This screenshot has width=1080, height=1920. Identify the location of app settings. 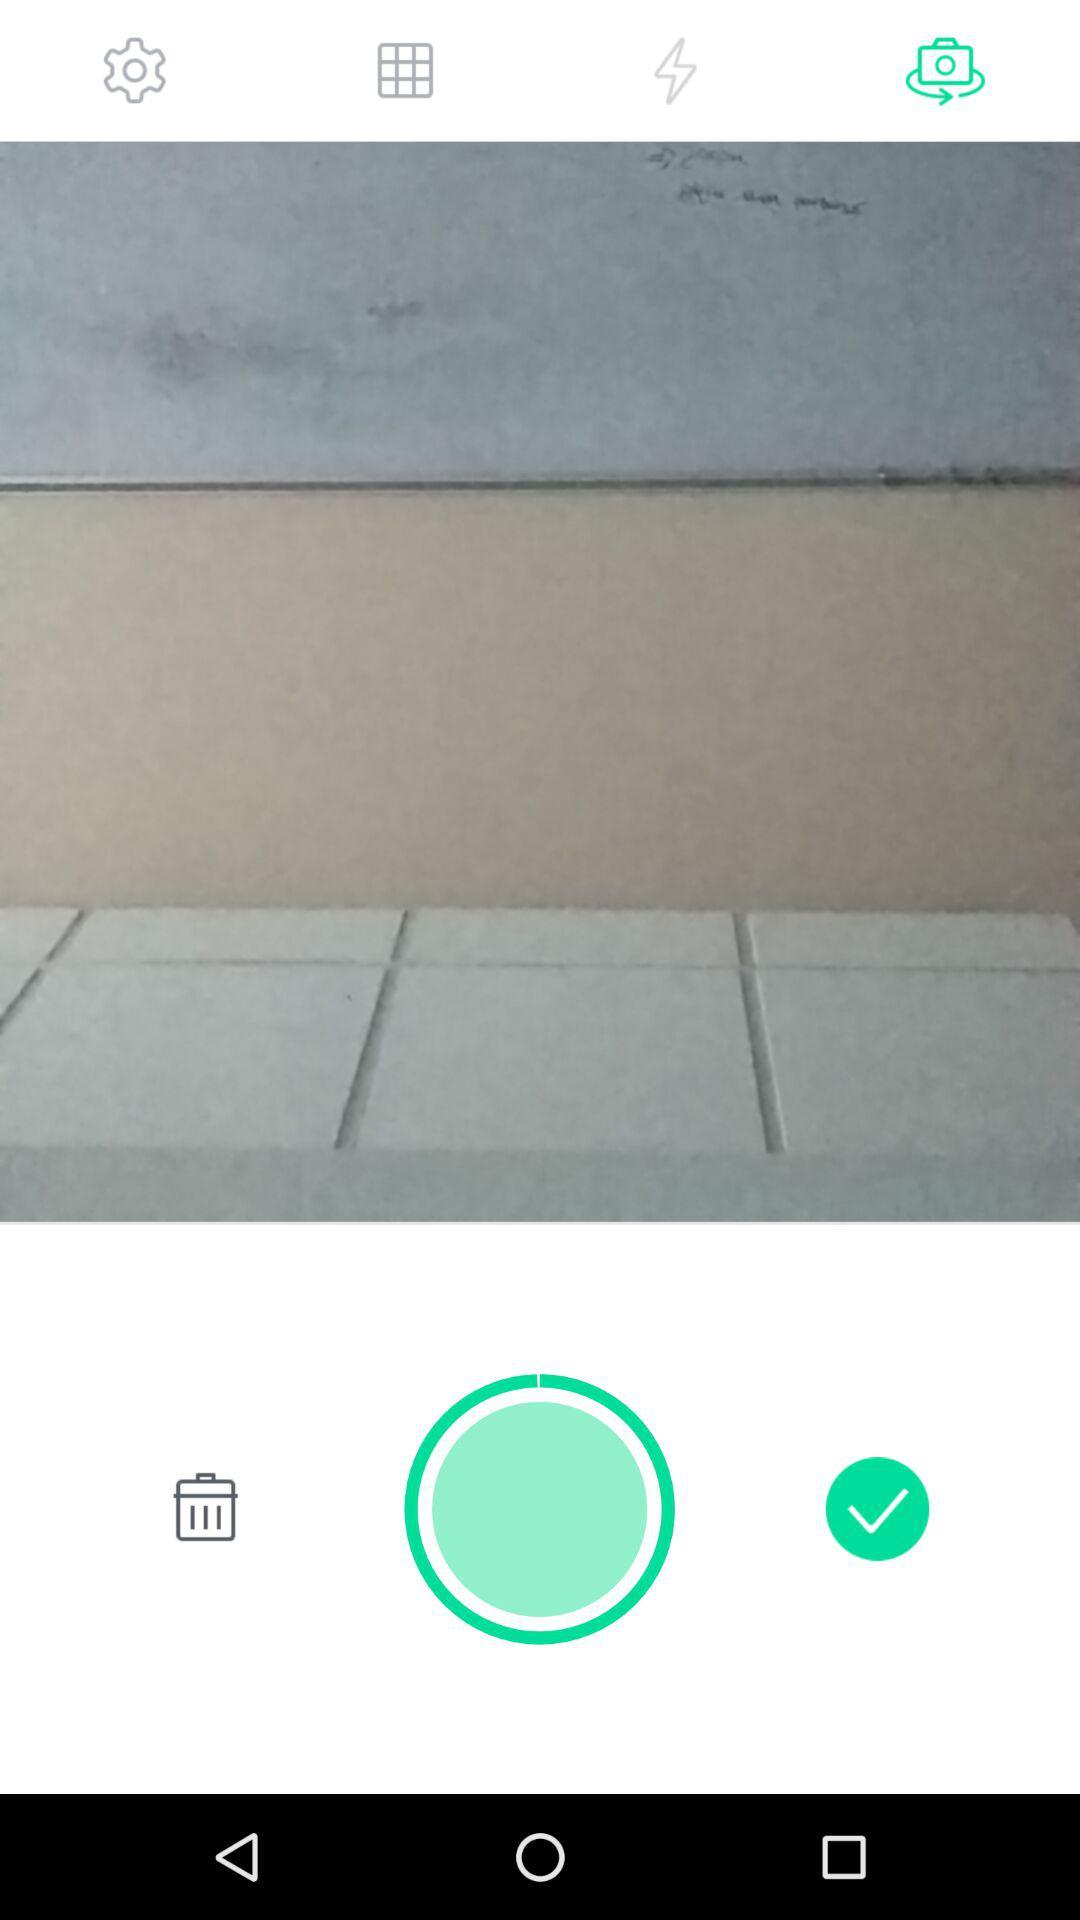
(135, 70).